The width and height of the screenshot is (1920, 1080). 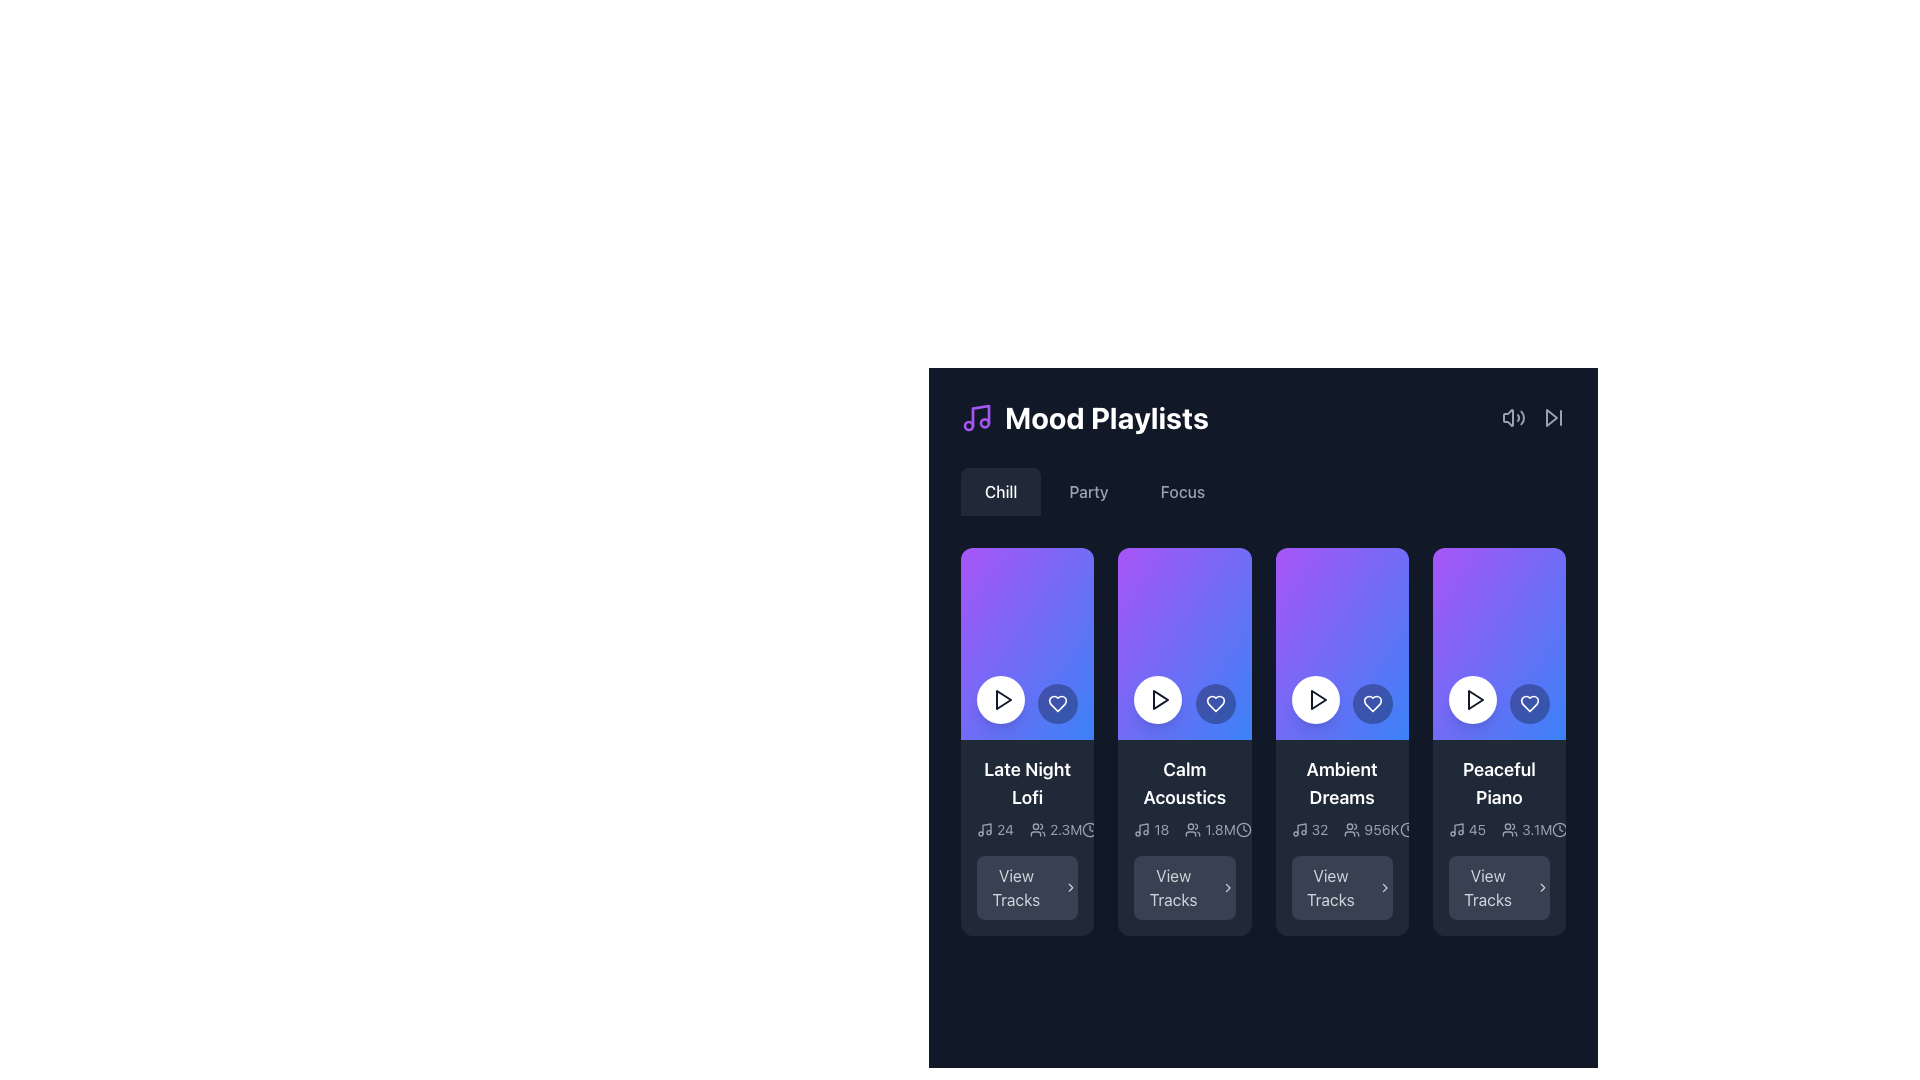 What do you see at coordinates (1184, 782) in the screenshot?
I see `the main title of the second card in the playlist carousel, which indicates the title 'Calm Acoustics'` at bounding box center [1184, 782].